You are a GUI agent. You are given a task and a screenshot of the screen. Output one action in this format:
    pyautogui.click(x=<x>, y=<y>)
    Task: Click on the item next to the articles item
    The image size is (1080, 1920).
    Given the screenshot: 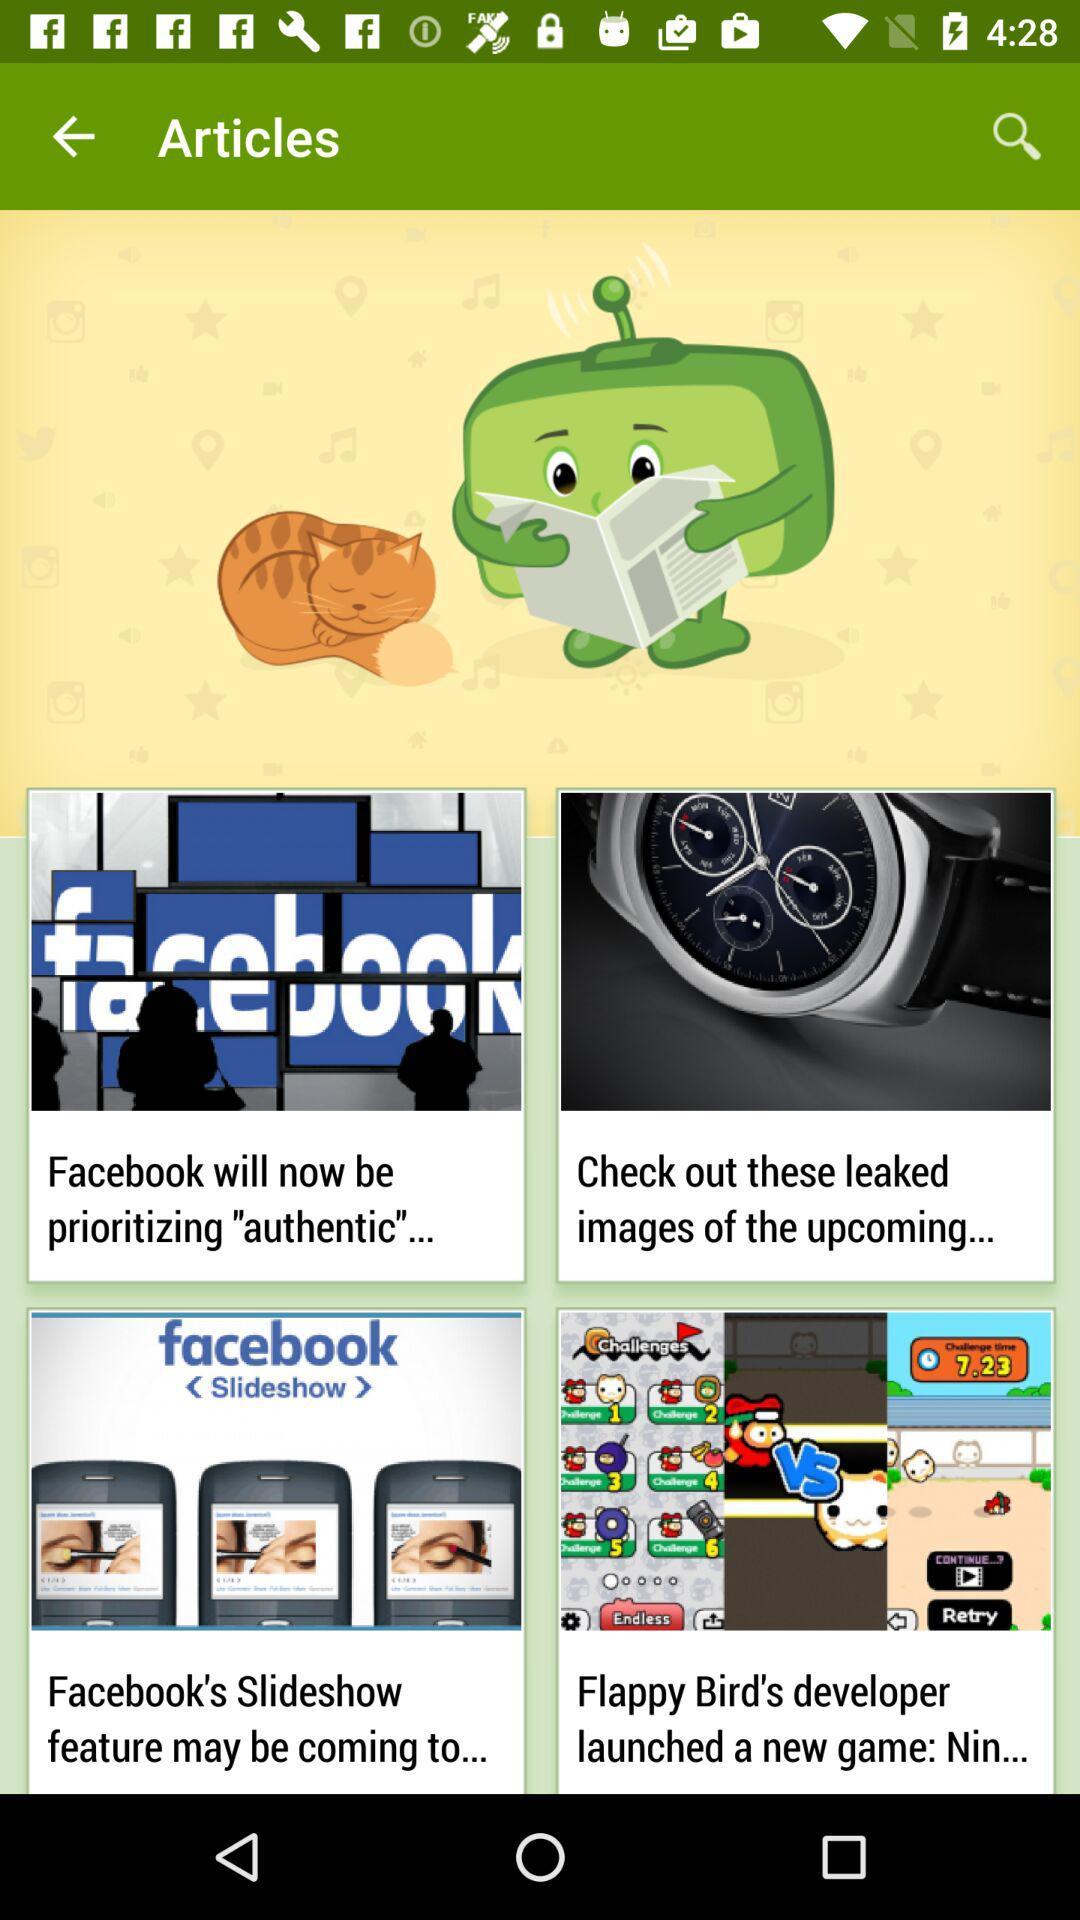 What is the action you would take?
    pyautogui.click(x=1017, y=135)
    